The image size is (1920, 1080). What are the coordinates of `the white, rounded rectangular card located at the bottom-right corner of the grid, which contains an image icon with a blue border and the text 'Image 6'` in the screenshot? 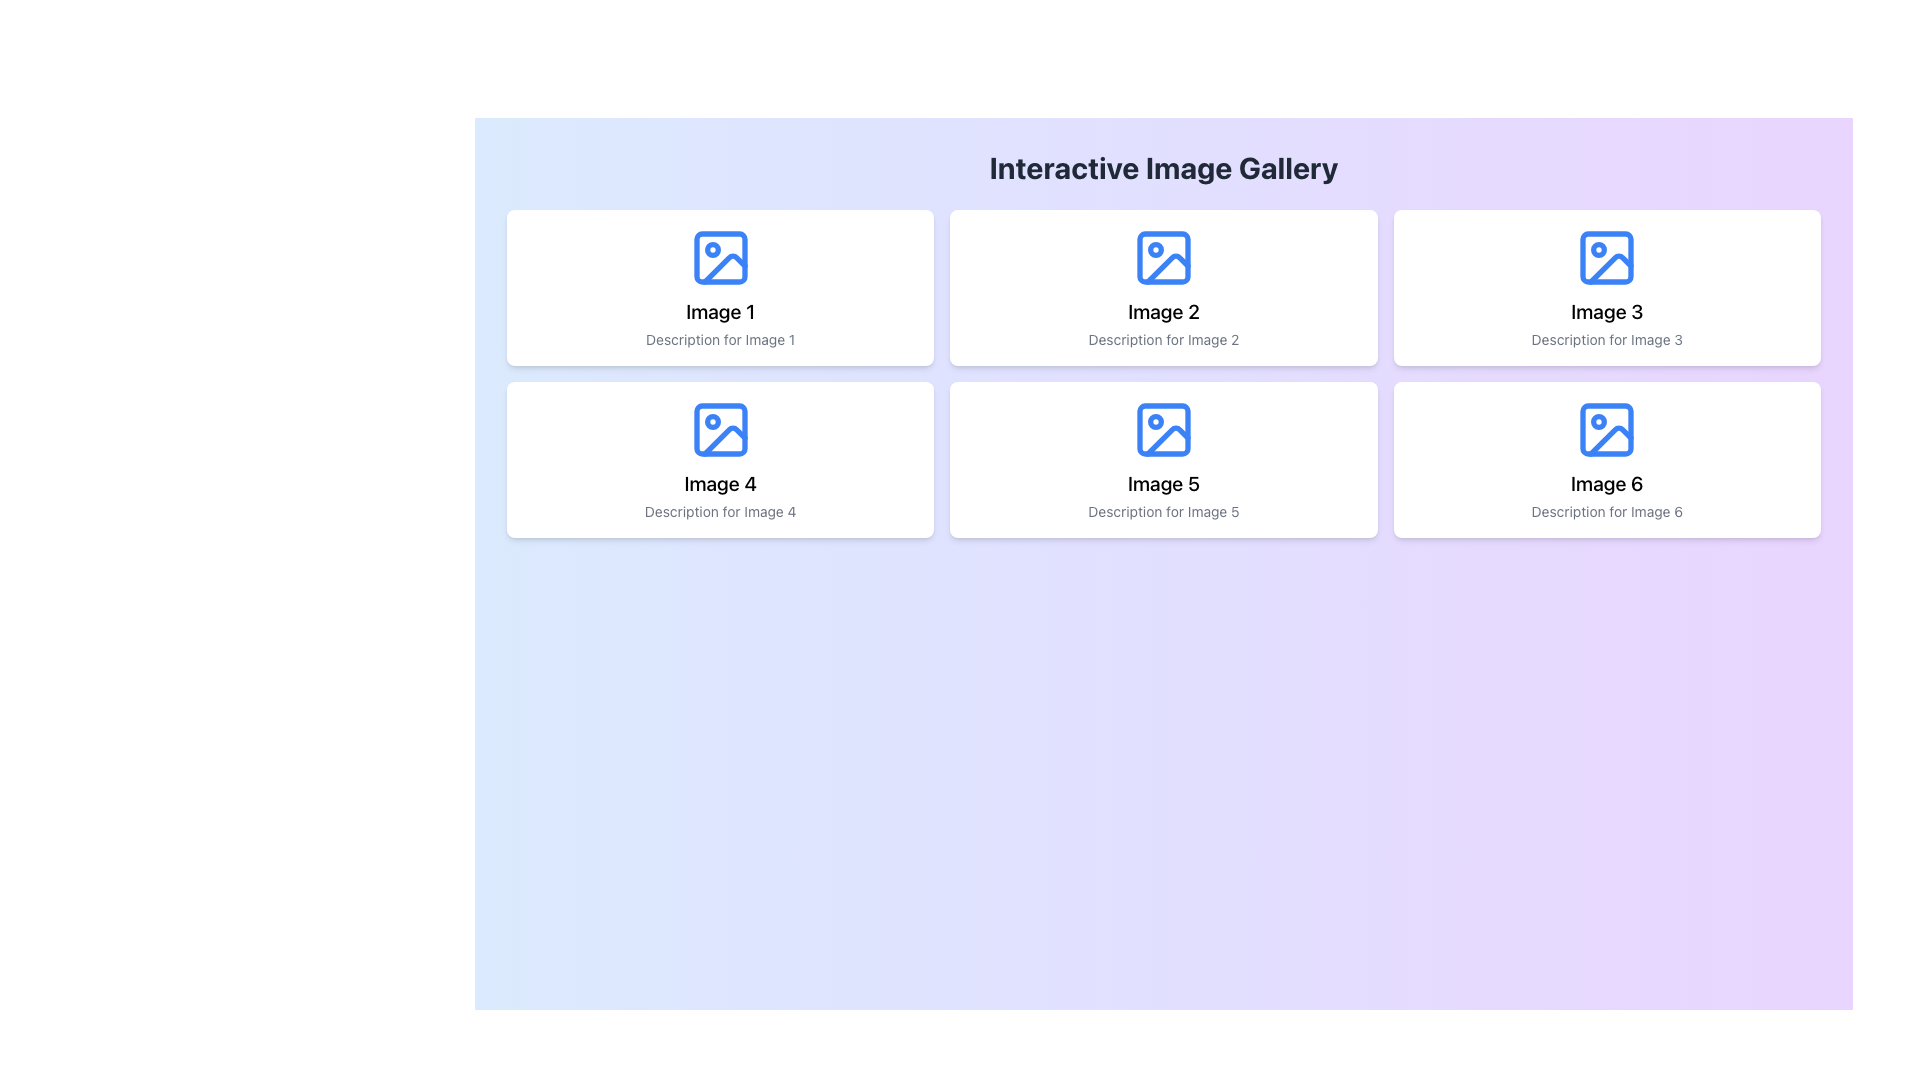 It's located at (1607, 459).